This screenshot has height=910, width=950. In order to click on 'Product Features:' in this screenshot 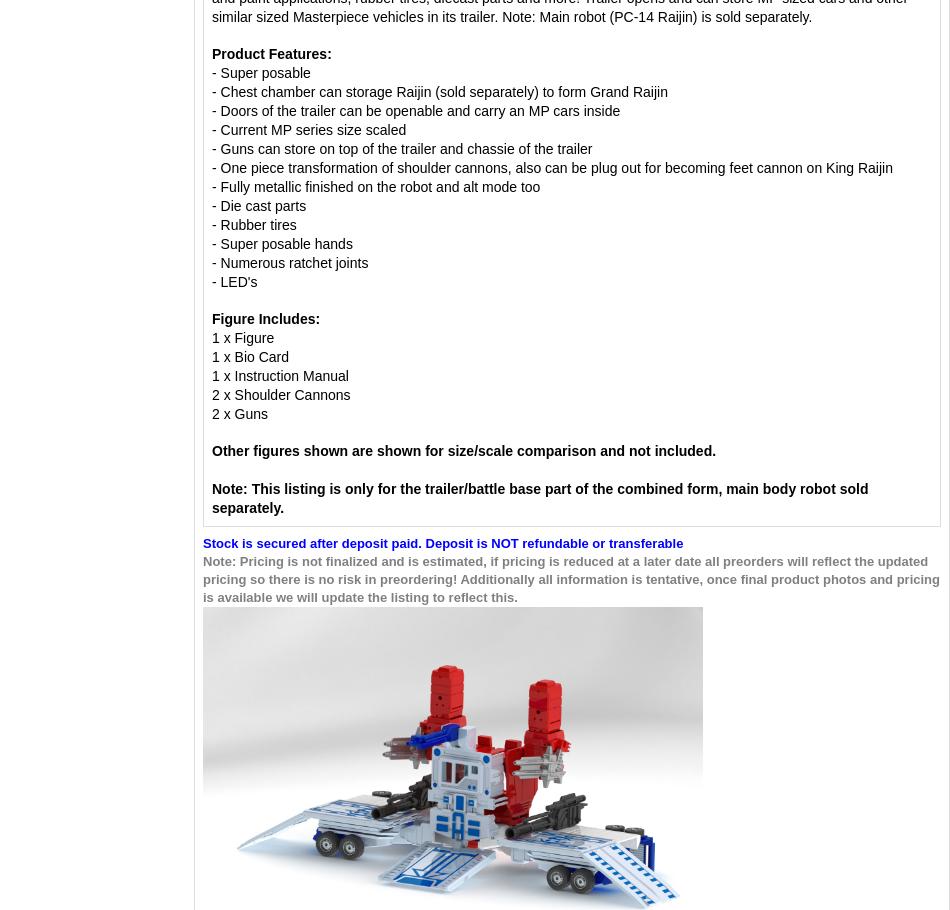, I will do `click(270, 53)`.